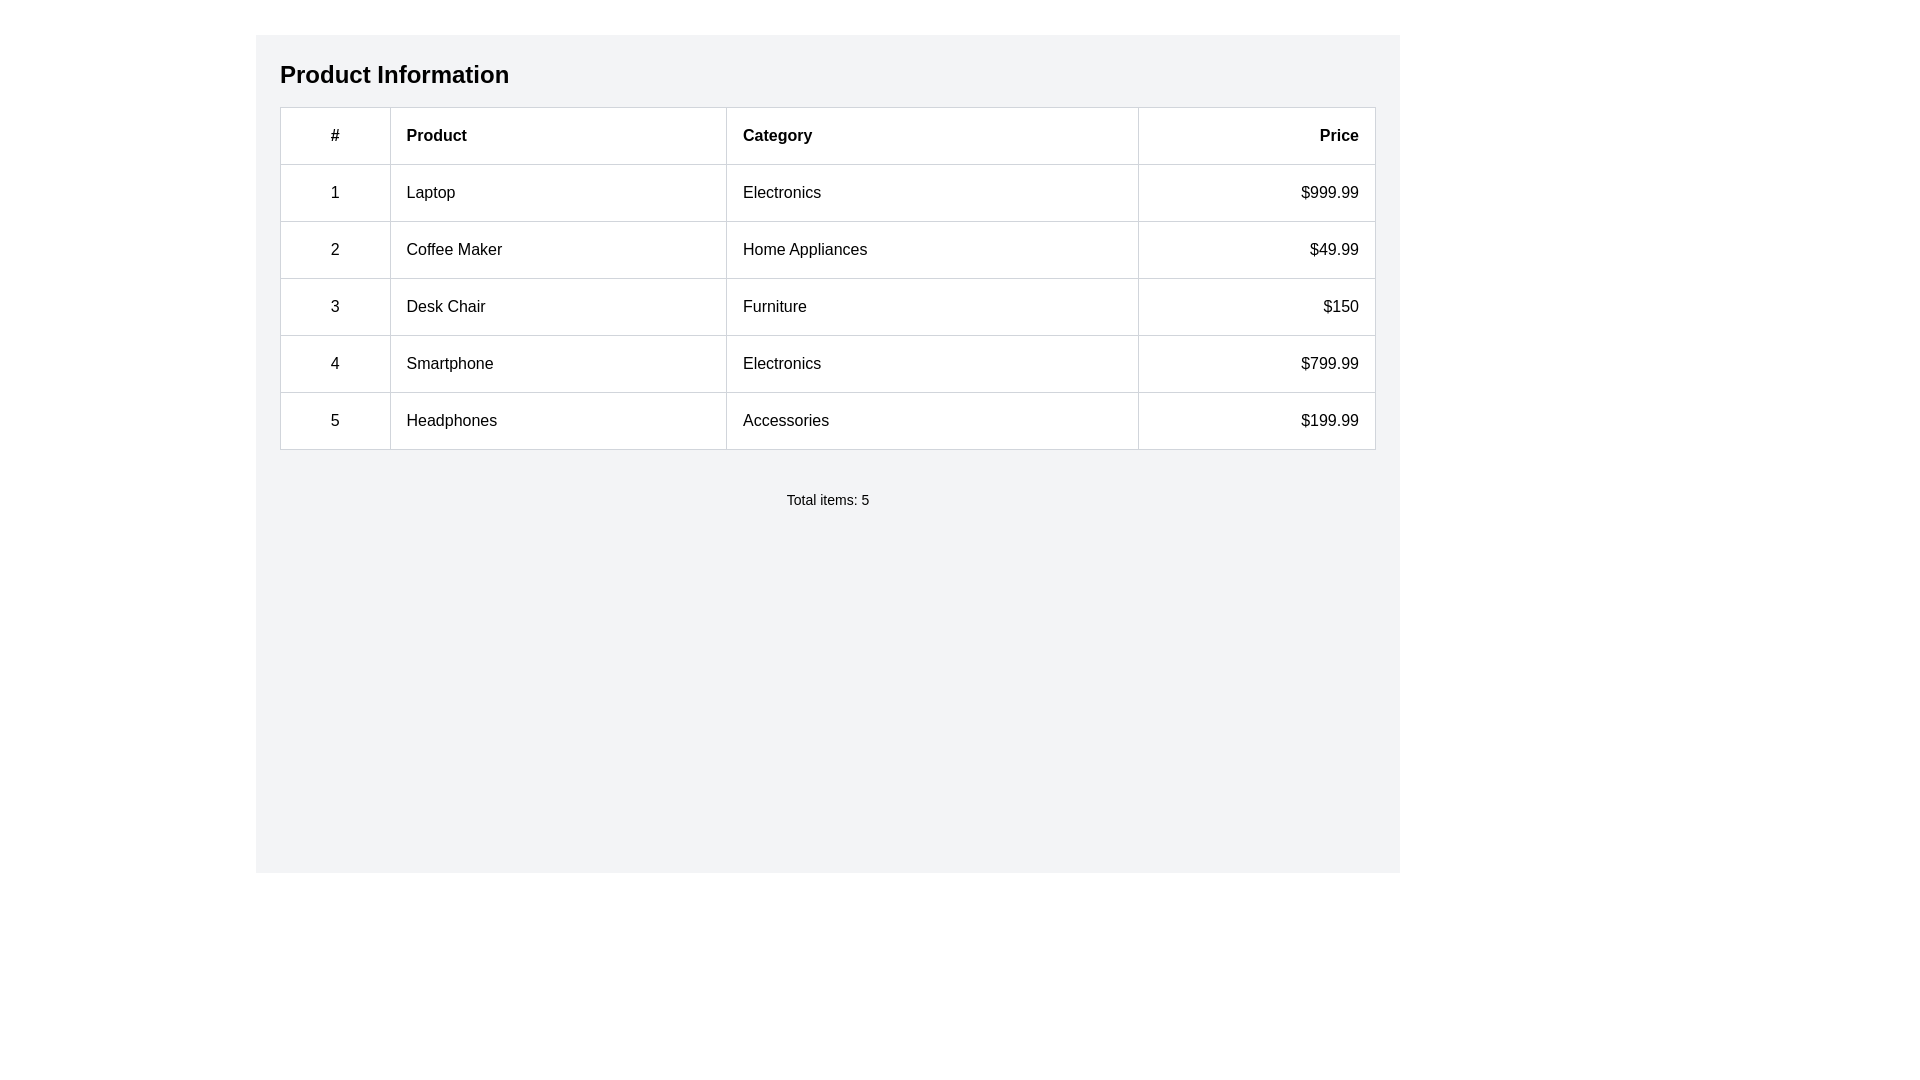 Image resolution: width=1920 pixels, height=1080 pixels. What do you see at coordinates (828, 363) in the screenshot?
I see `the fourth row in the data table displaying the product details, which includes the rank '4', product name 'Smartphone', category 'Electronics', and price '$799.99'` at bounding box center [828, 363].